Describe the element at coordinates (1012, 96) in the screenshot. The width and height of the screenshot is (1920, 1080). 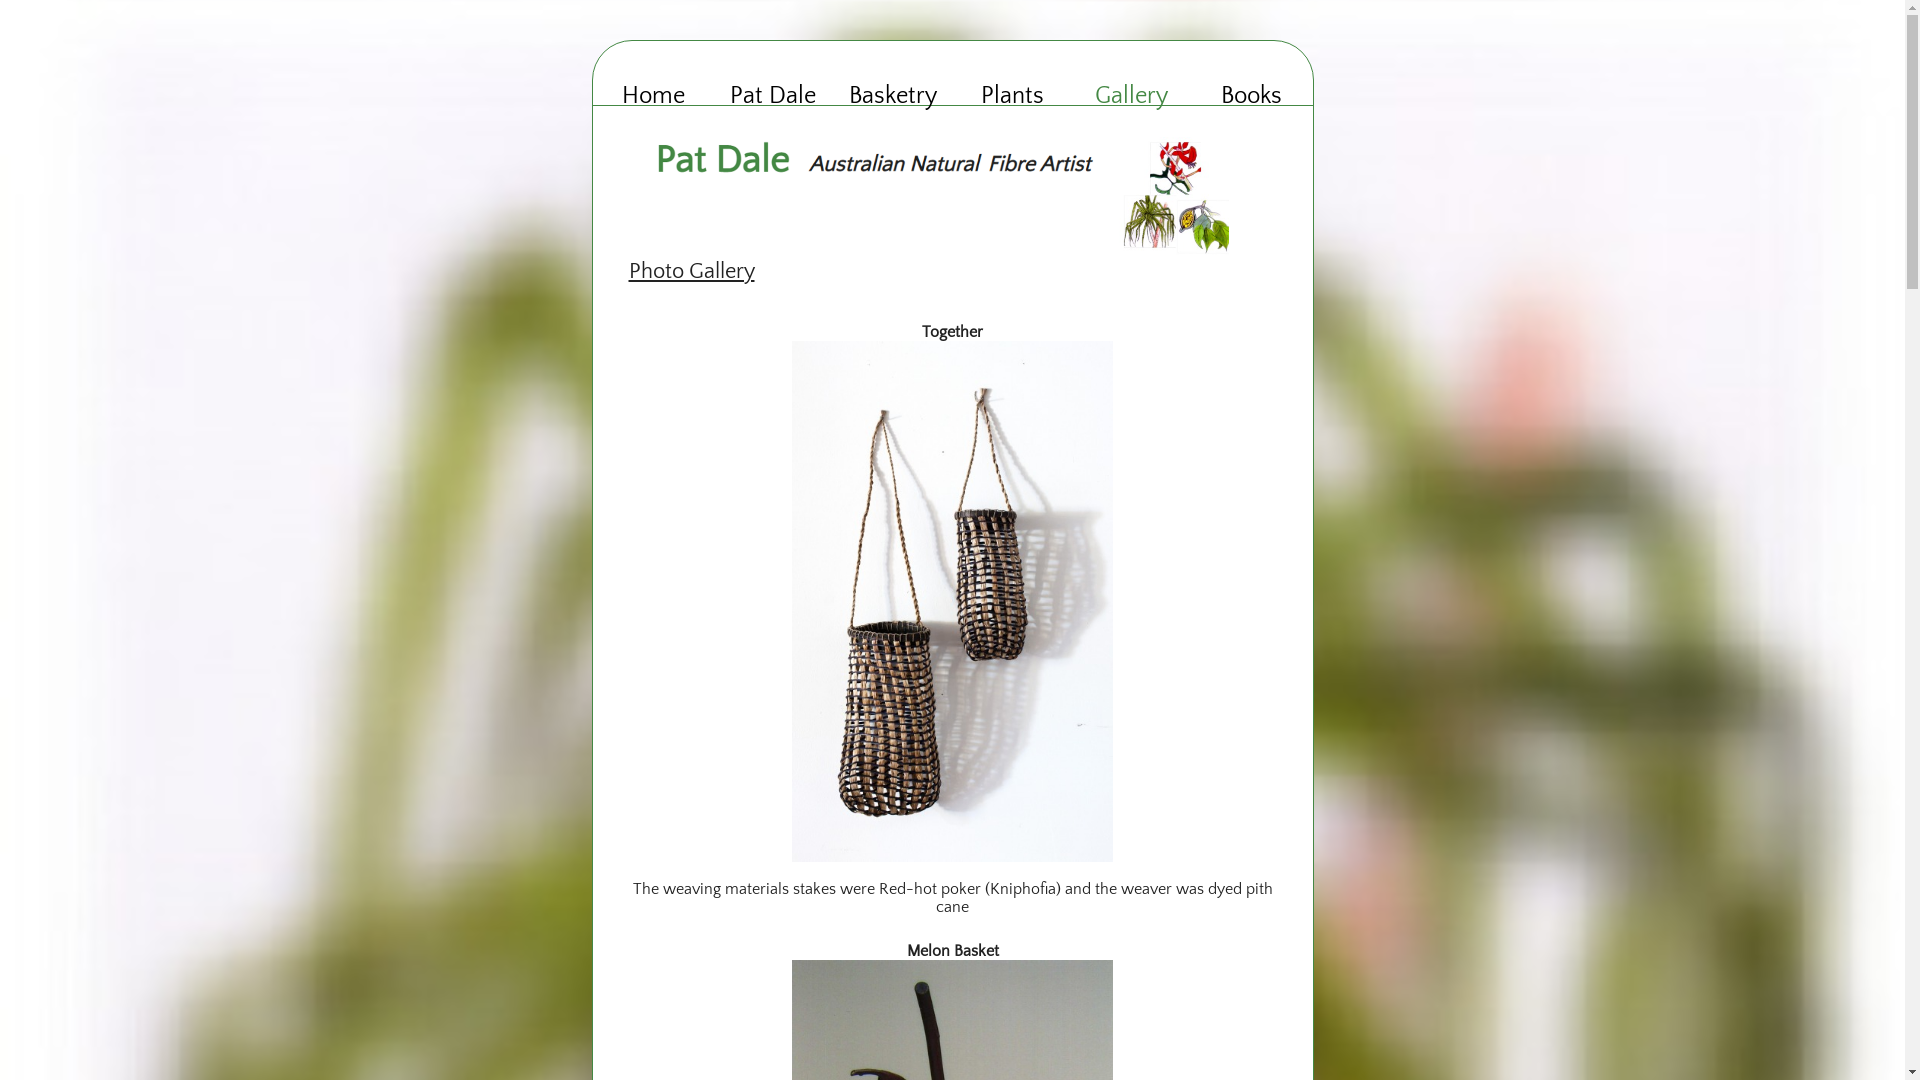
I see `'Plants'` at that location.